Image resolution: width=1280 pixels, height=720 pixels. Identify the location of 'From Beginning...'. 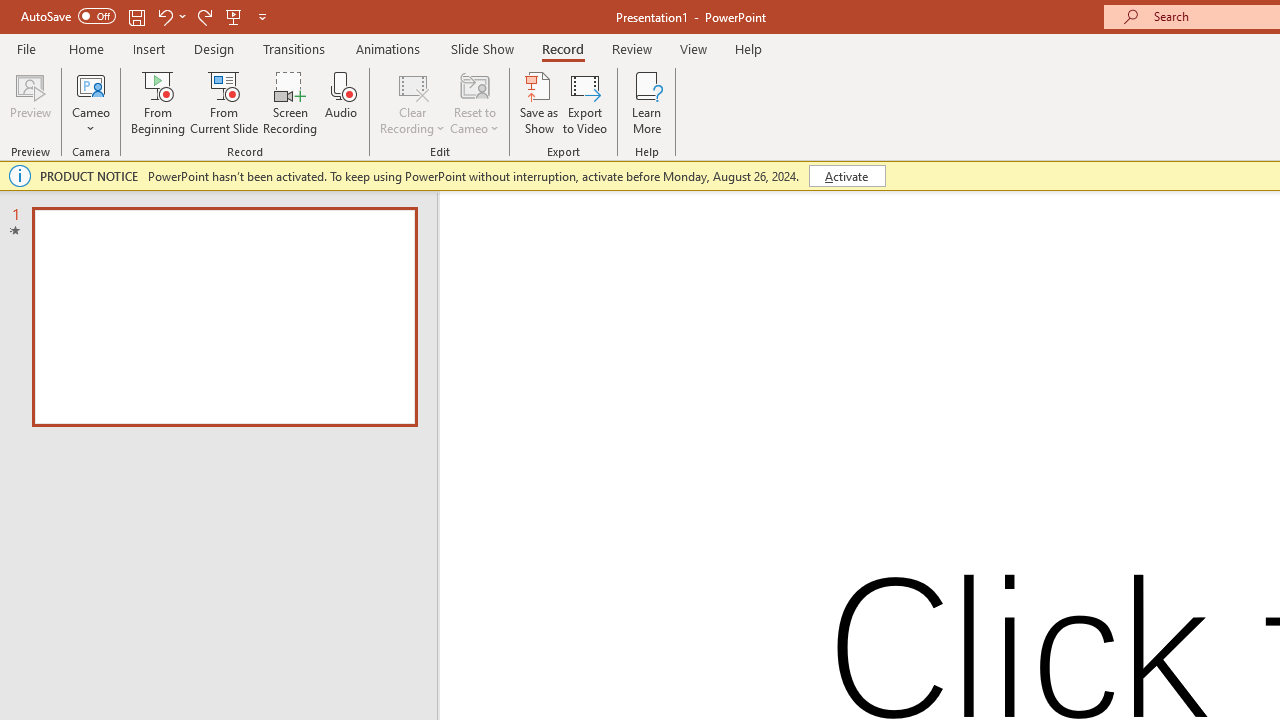
(157, 103).